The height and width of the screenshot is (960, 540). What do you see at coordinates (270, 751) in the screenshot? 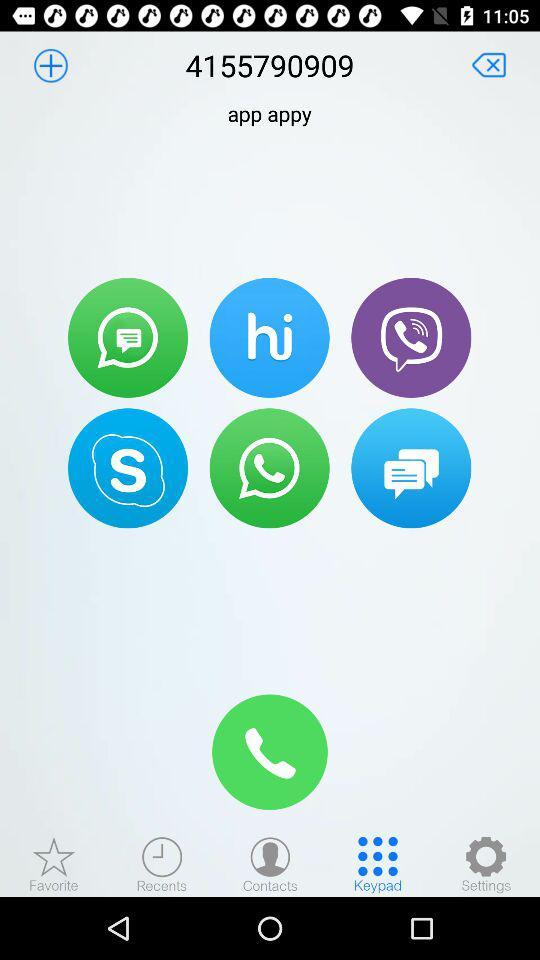
I see `call` at bounding box center [270, 751].